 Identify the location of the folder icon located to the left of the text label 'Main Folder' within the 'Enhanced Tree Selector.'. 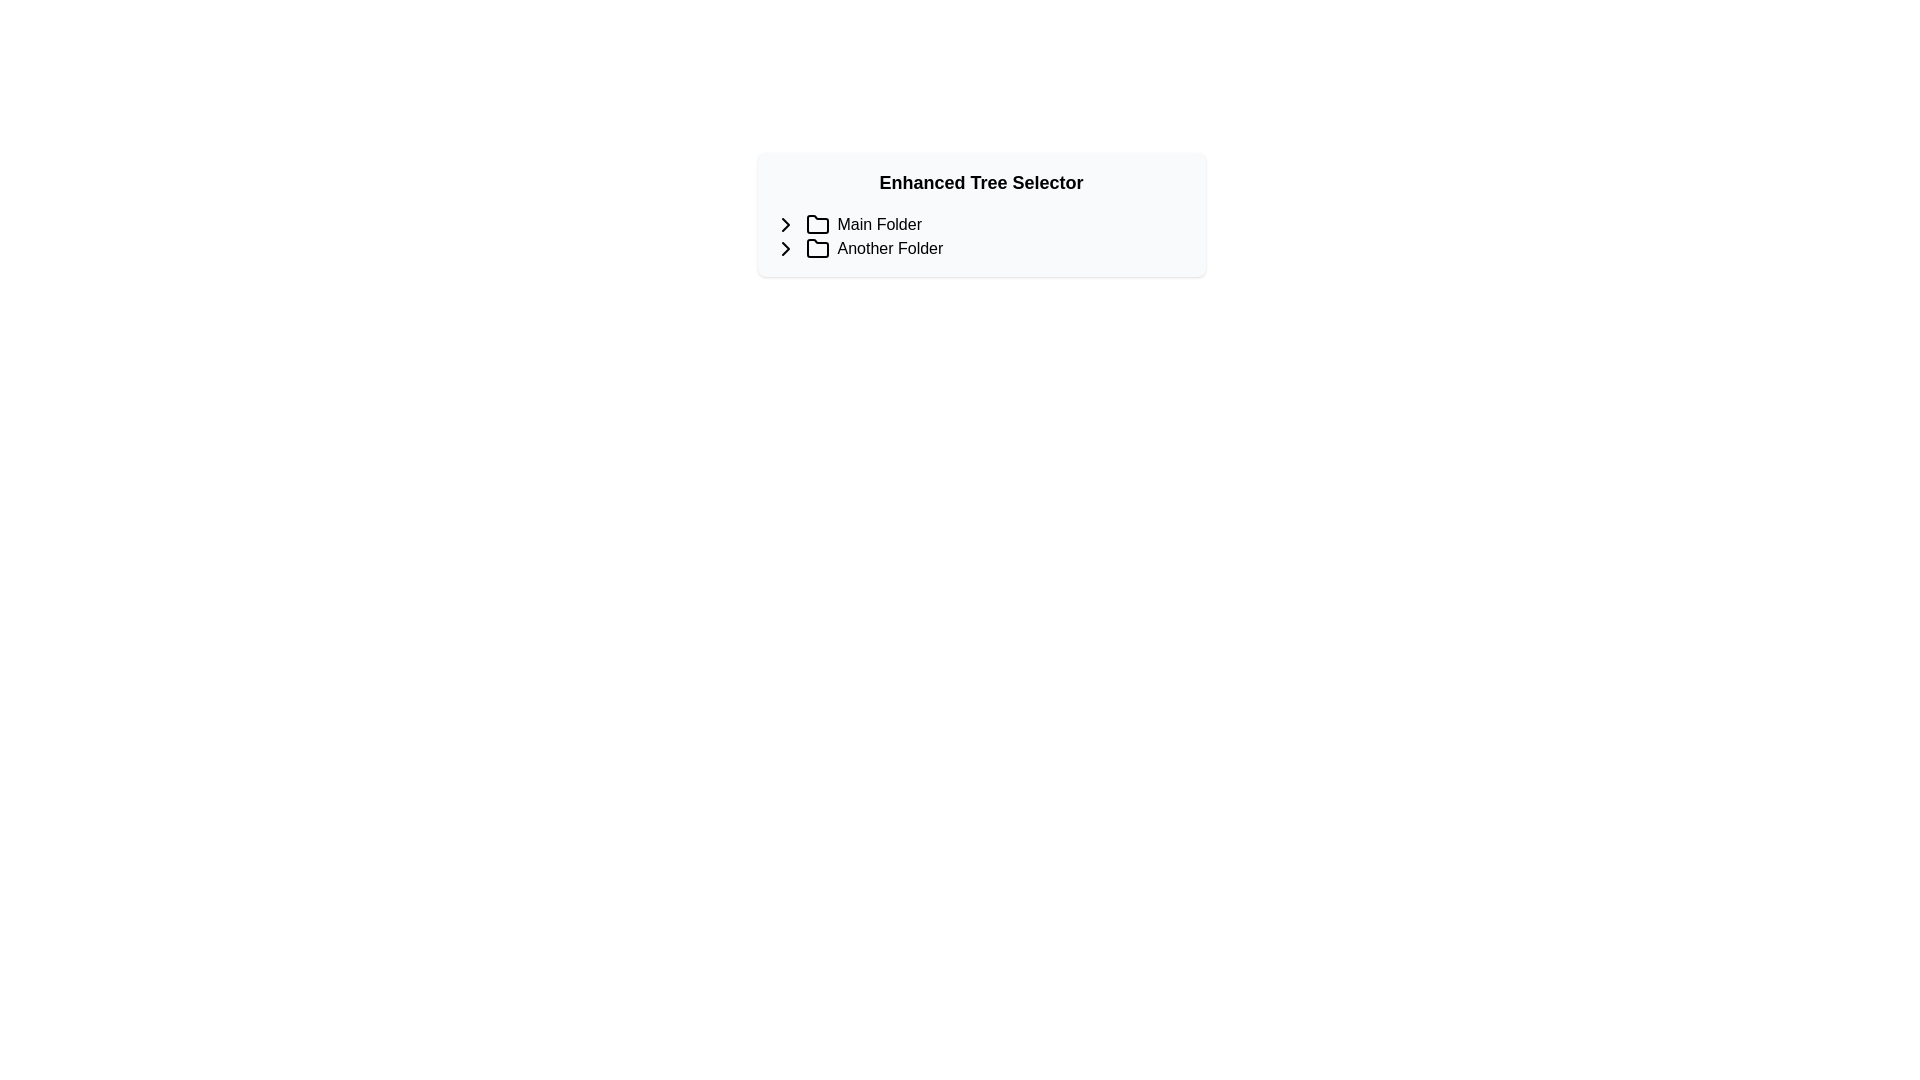
(817, 224).